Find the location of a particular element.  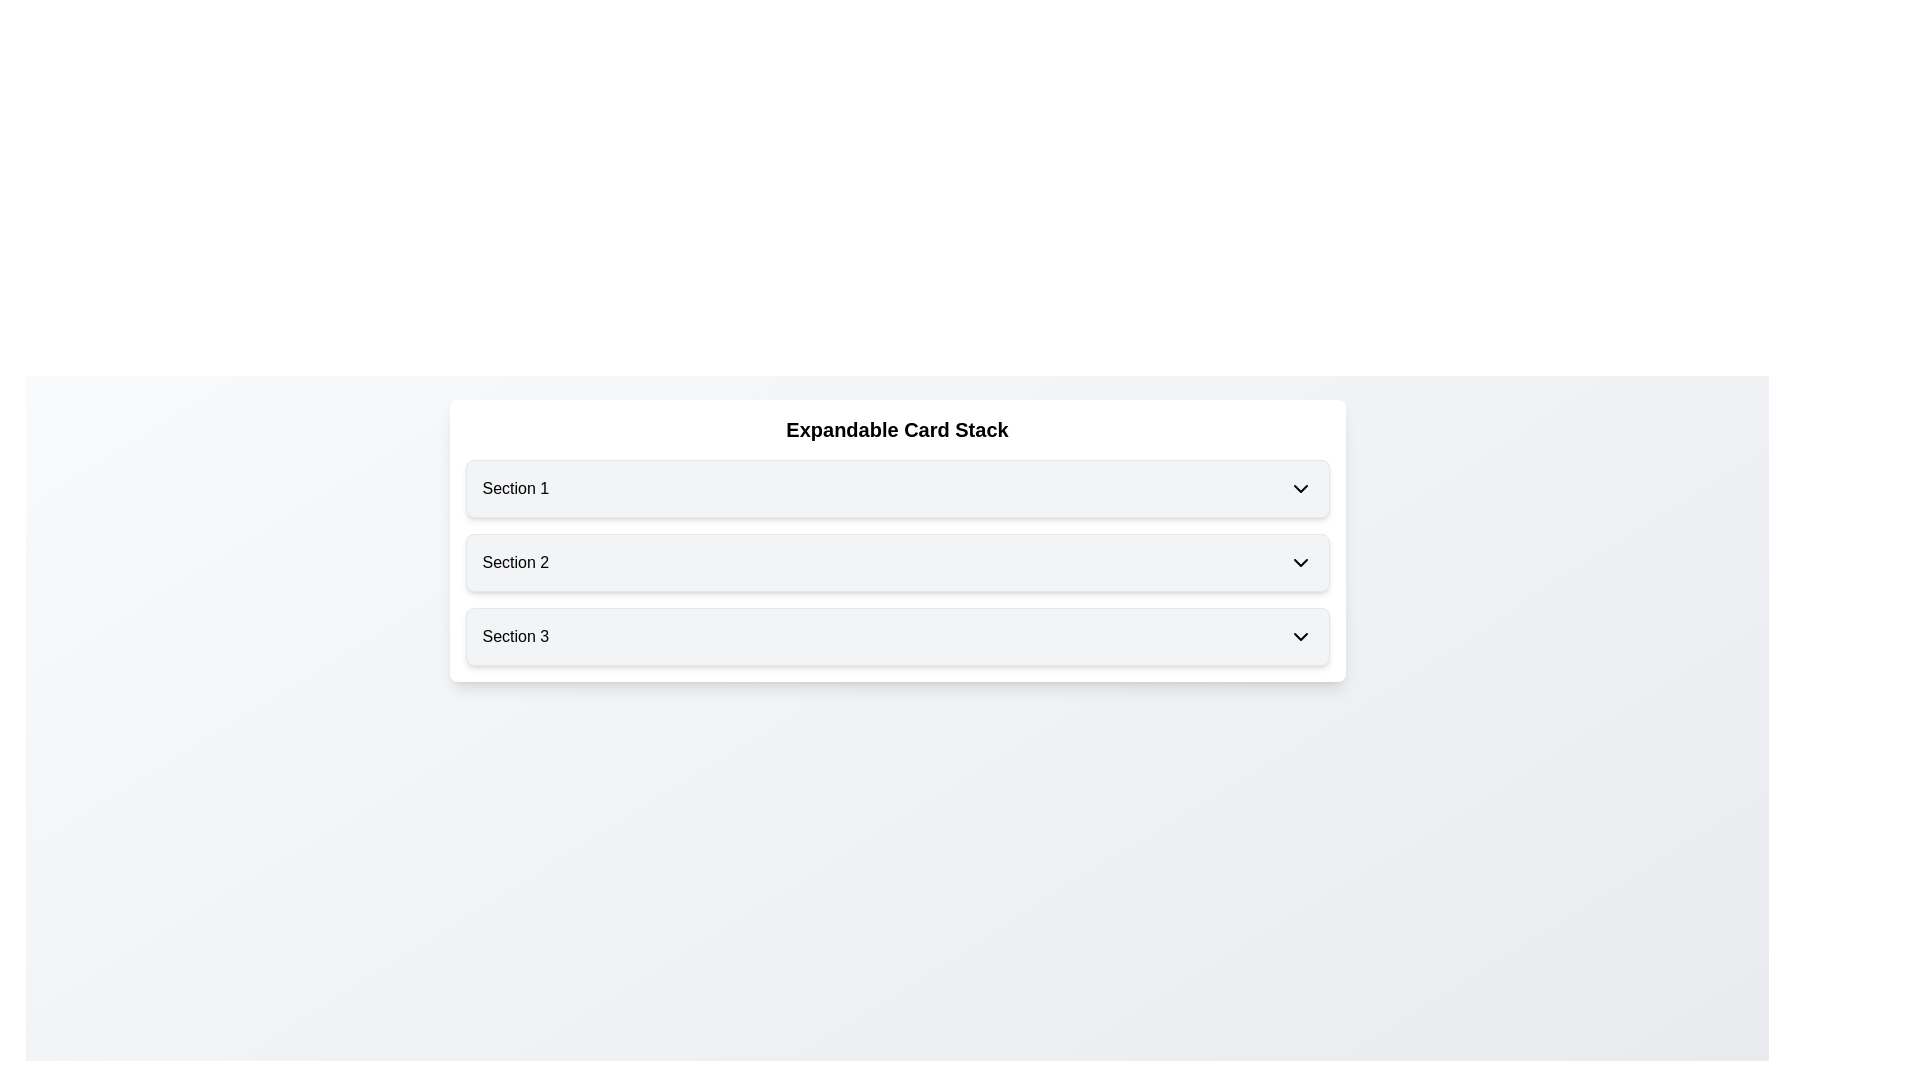

the 'Section 3' button is located at coordinates (896, 636).